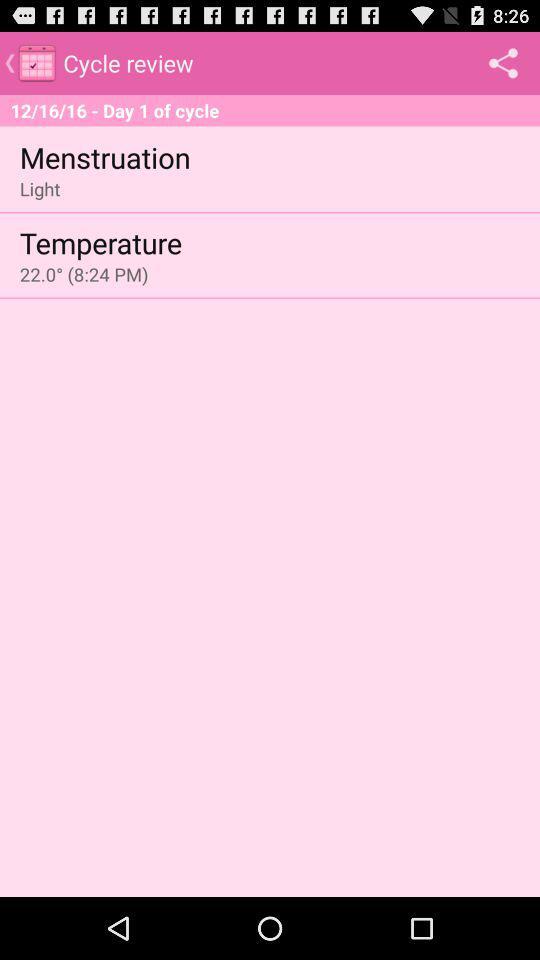  Describe the element at coordinates (270, 110) in the screenshot. I see `the item above the menstruation app` at that location.